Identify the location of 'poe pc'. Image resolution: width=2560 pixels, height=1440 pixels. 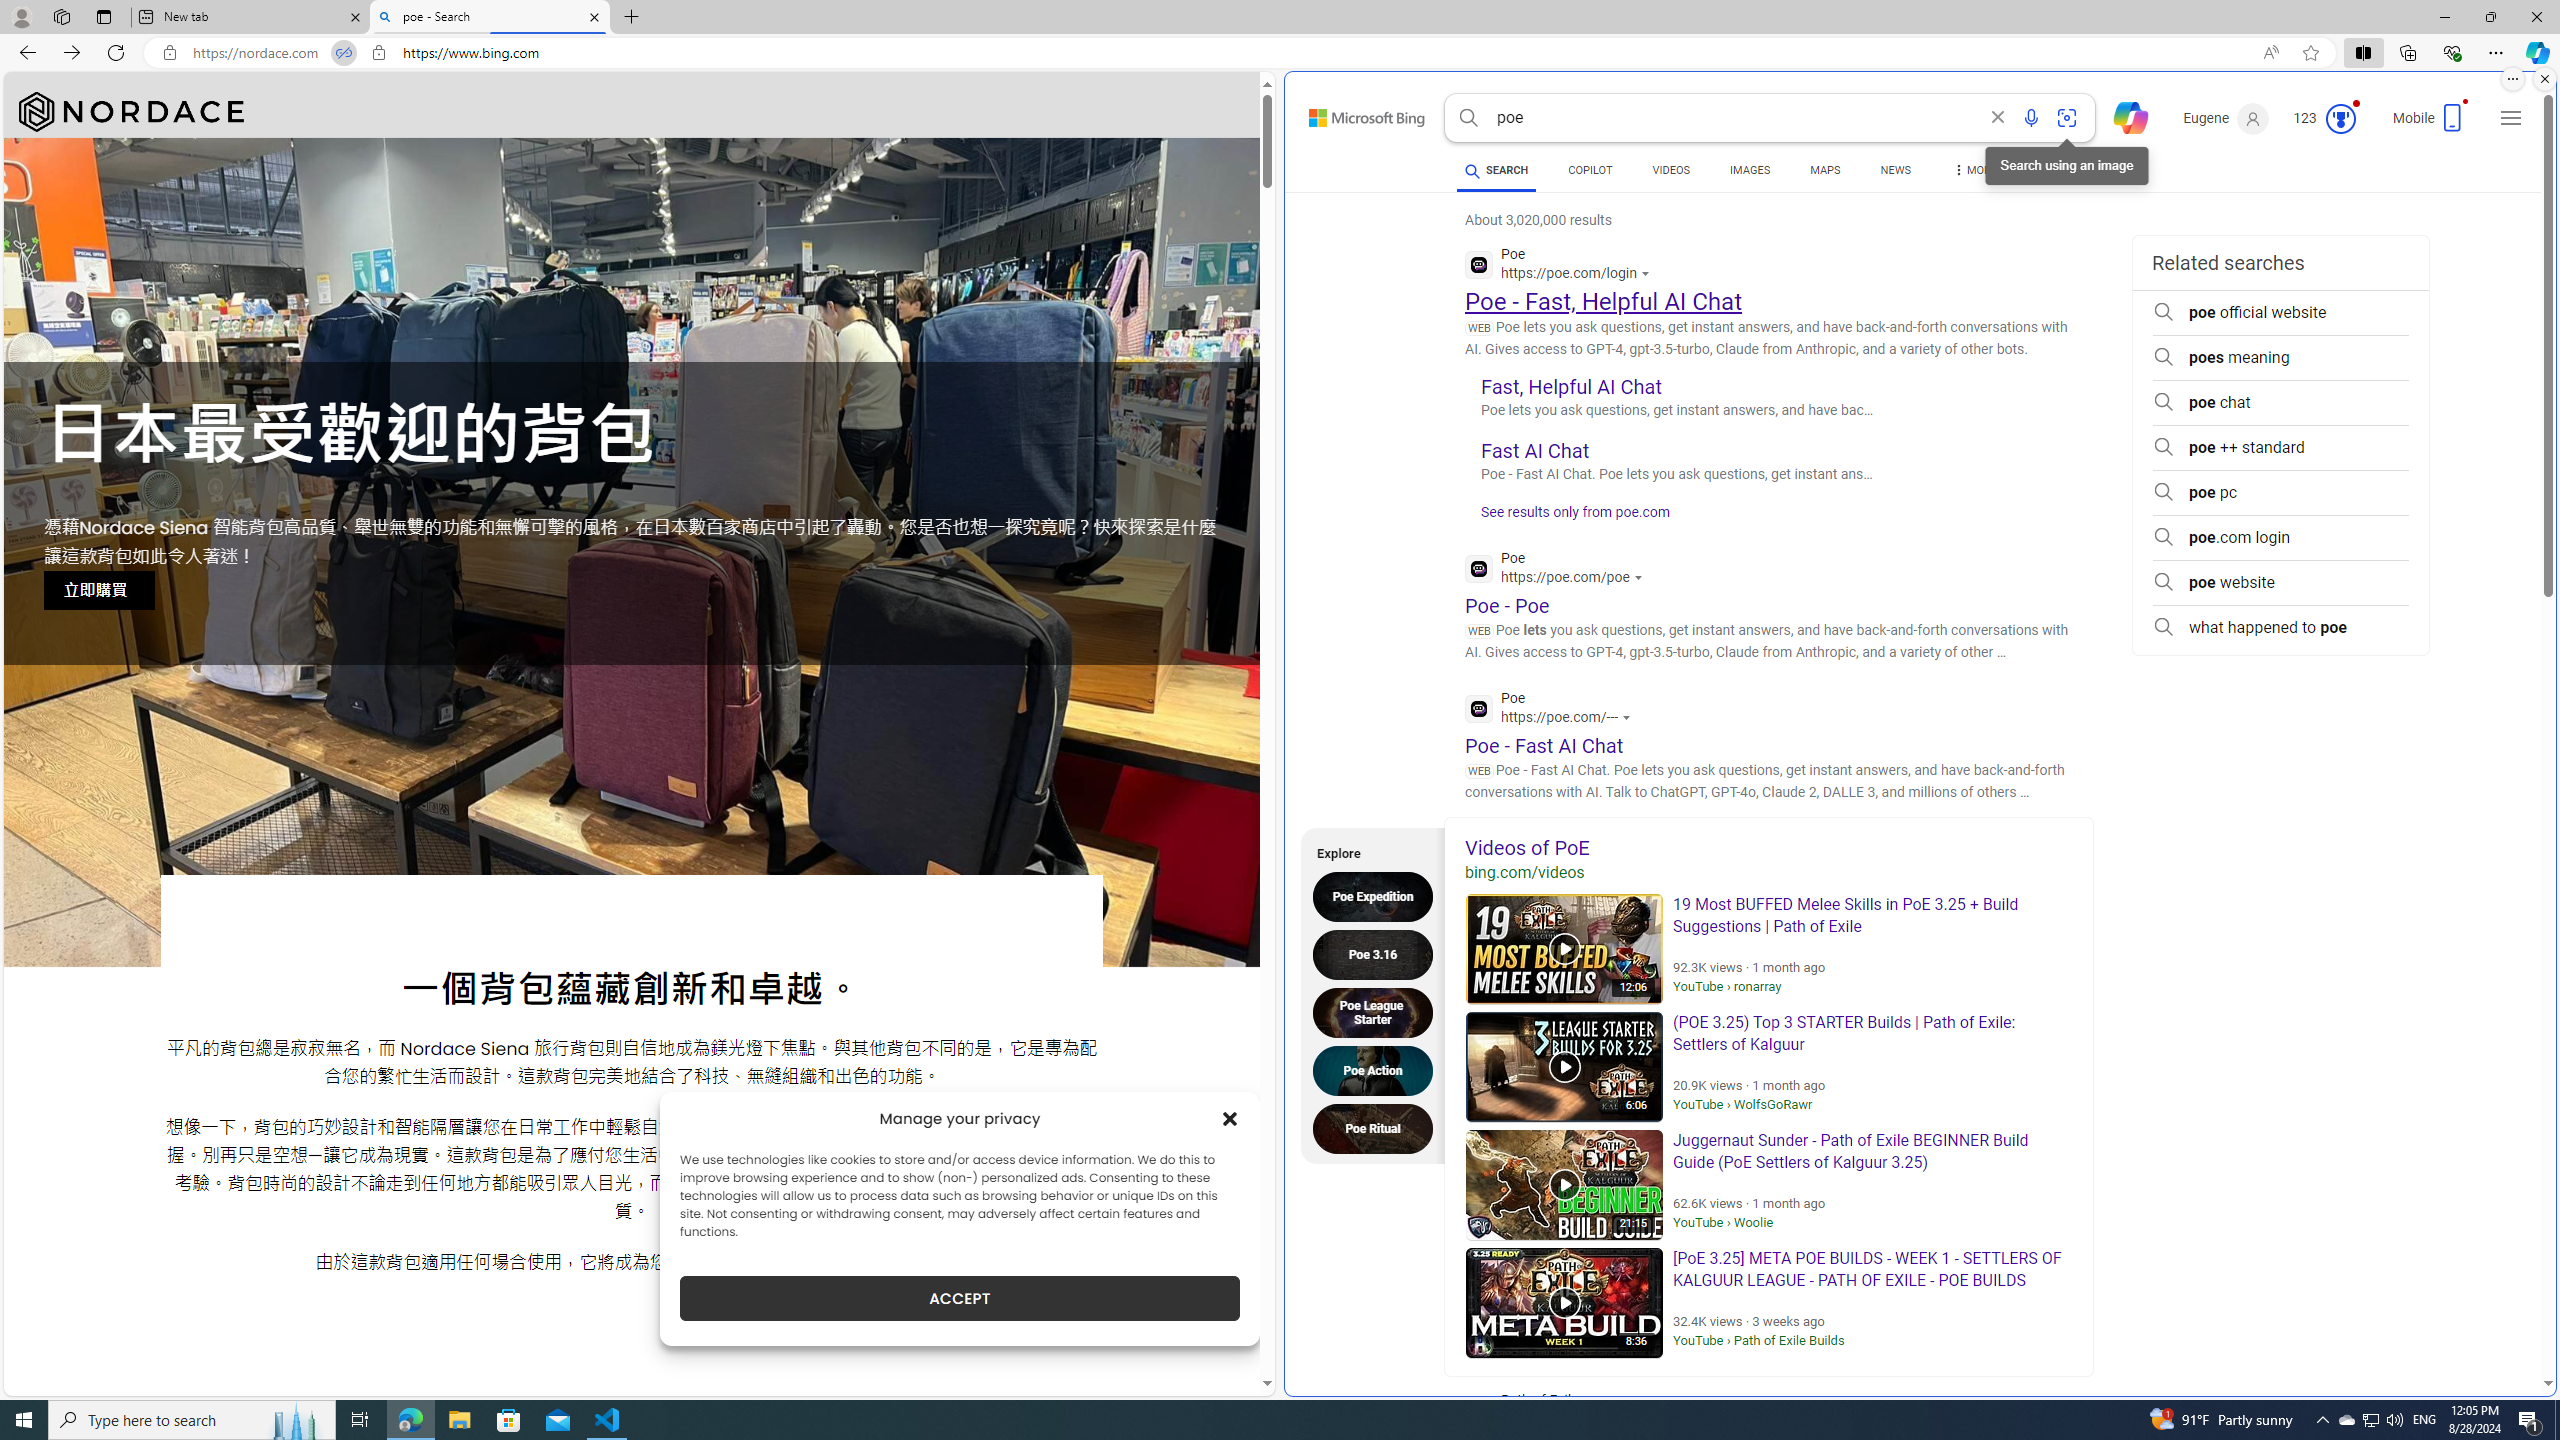
(2279, 493).